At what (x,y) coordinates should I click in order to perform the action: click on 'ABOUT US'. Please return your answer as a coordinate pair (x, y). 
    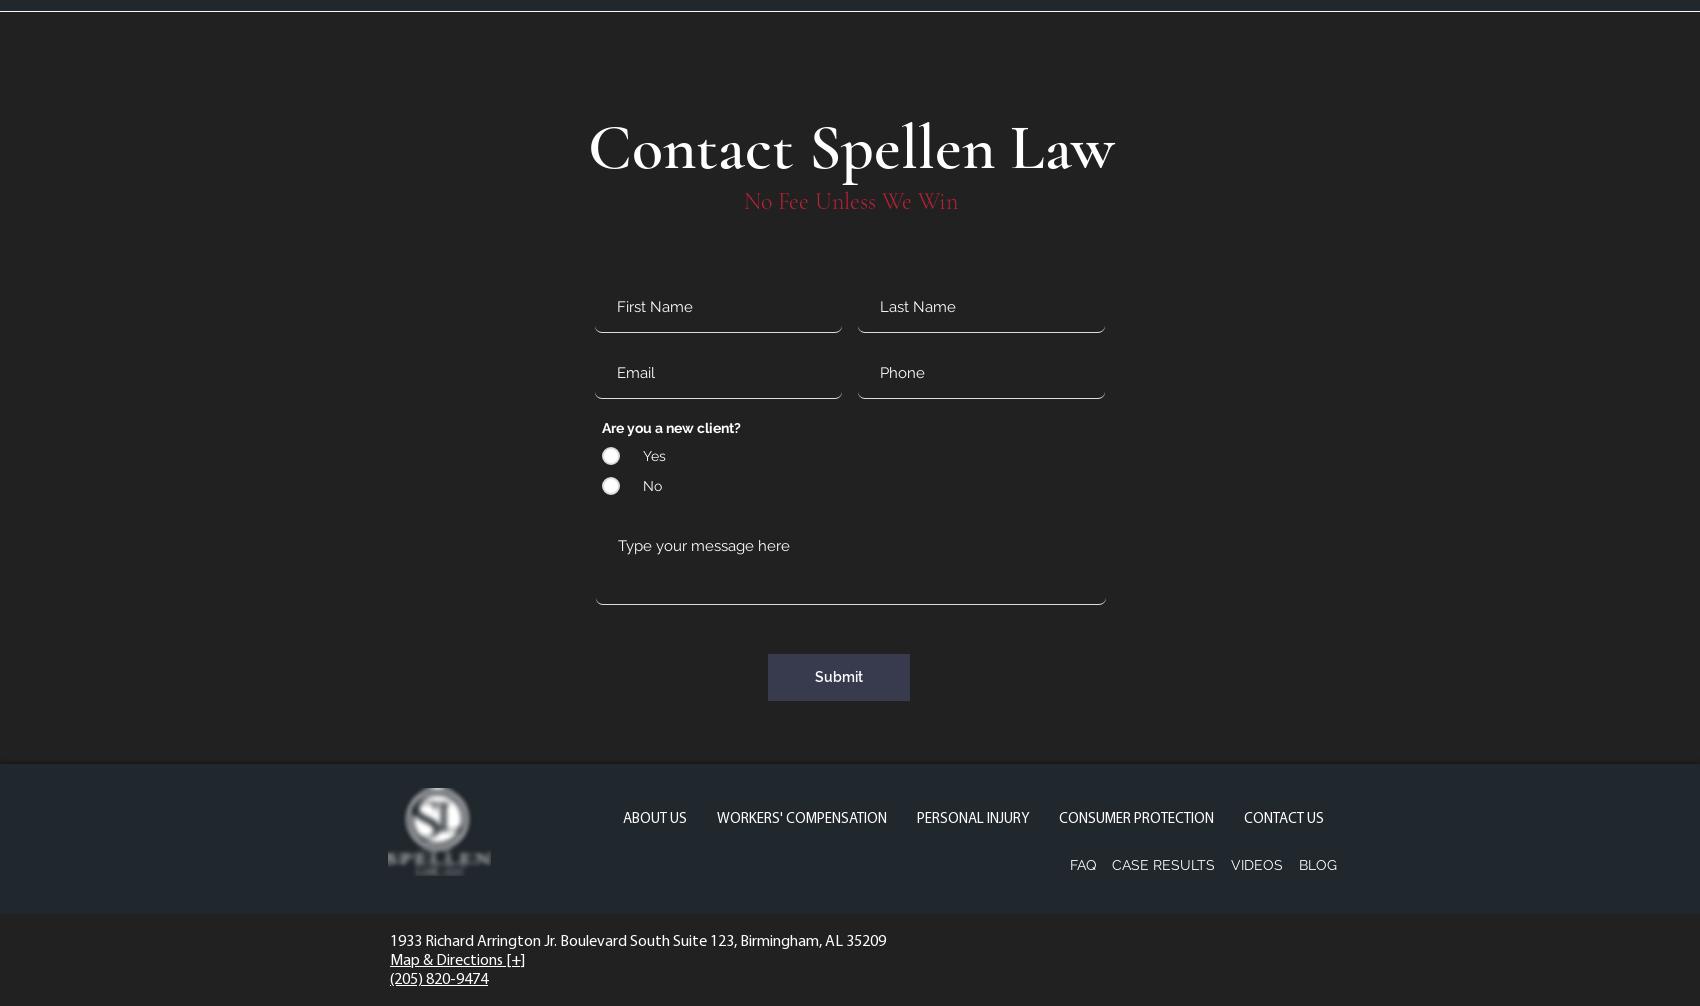
    Looking at the image, I should click on (655, 818).